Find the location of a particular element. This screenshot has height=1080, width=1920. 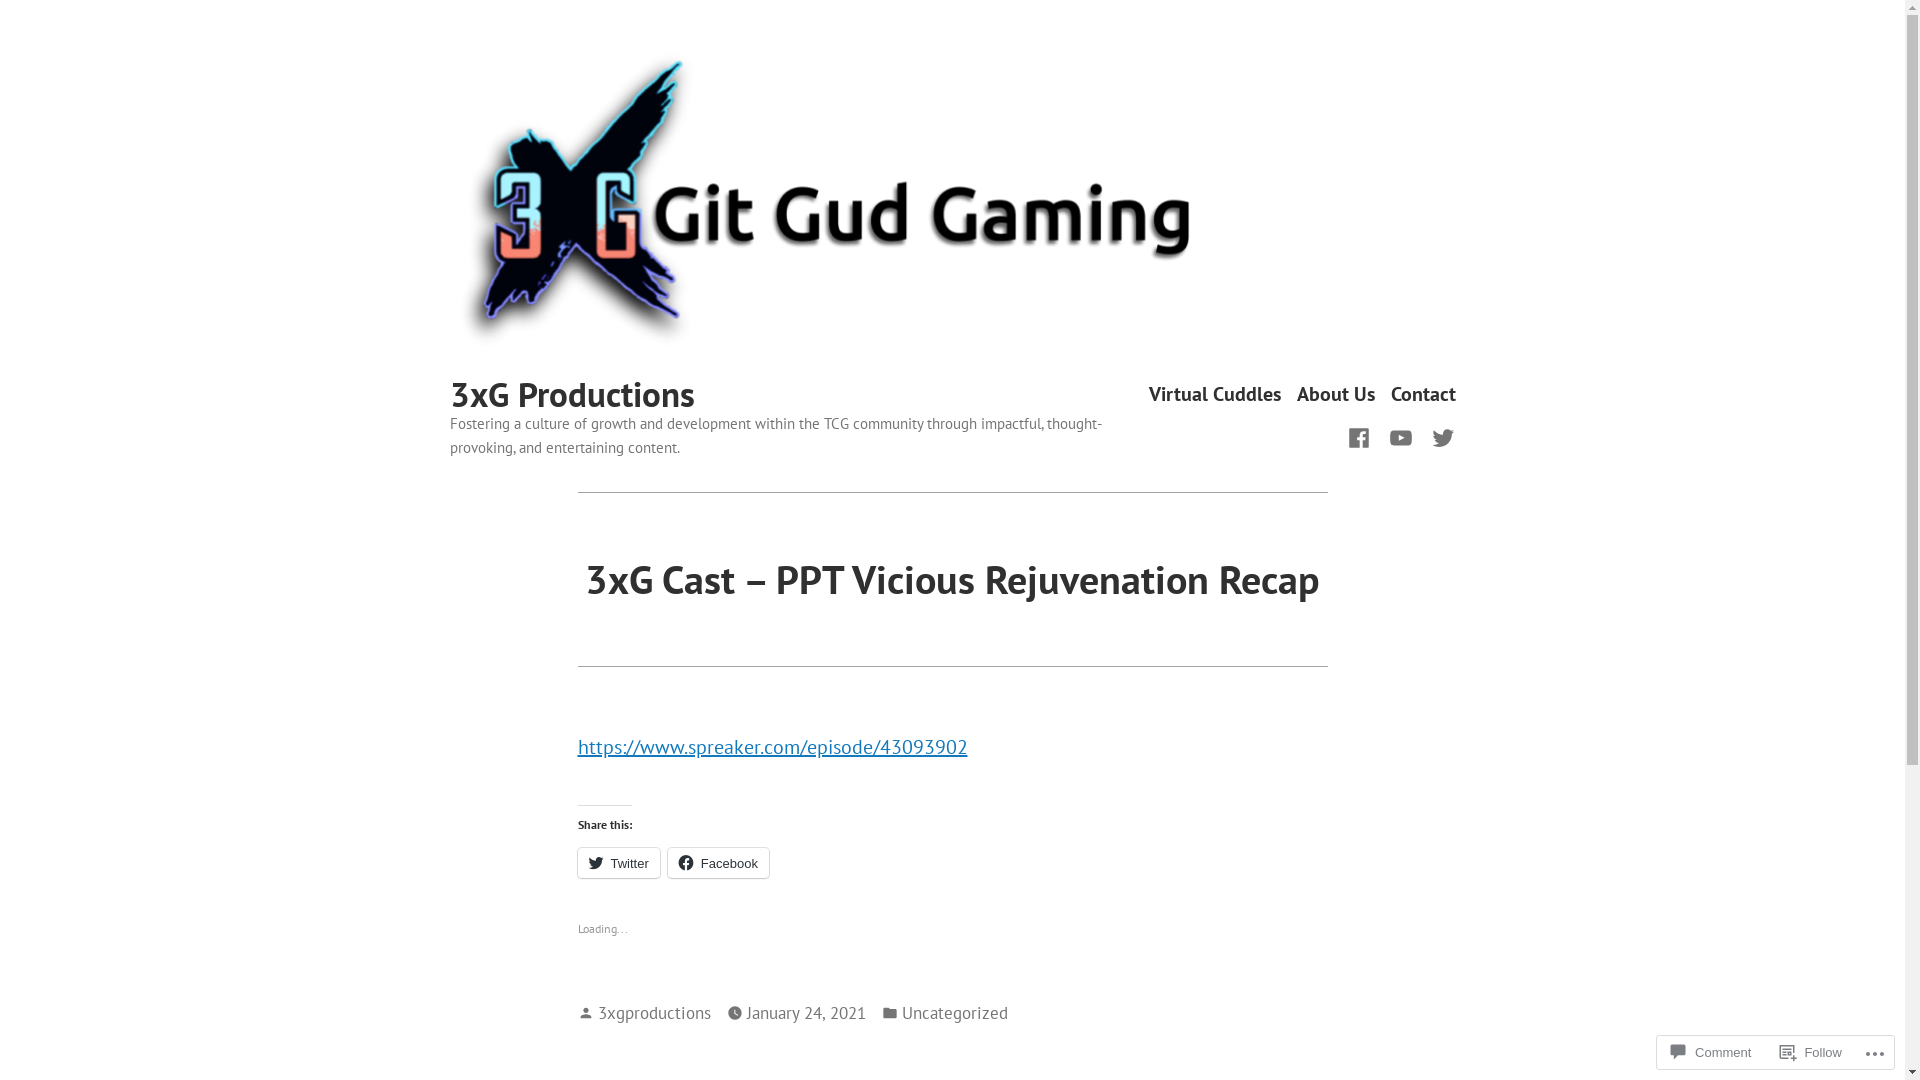

'Contact' is located at coordinates (1421, 394).